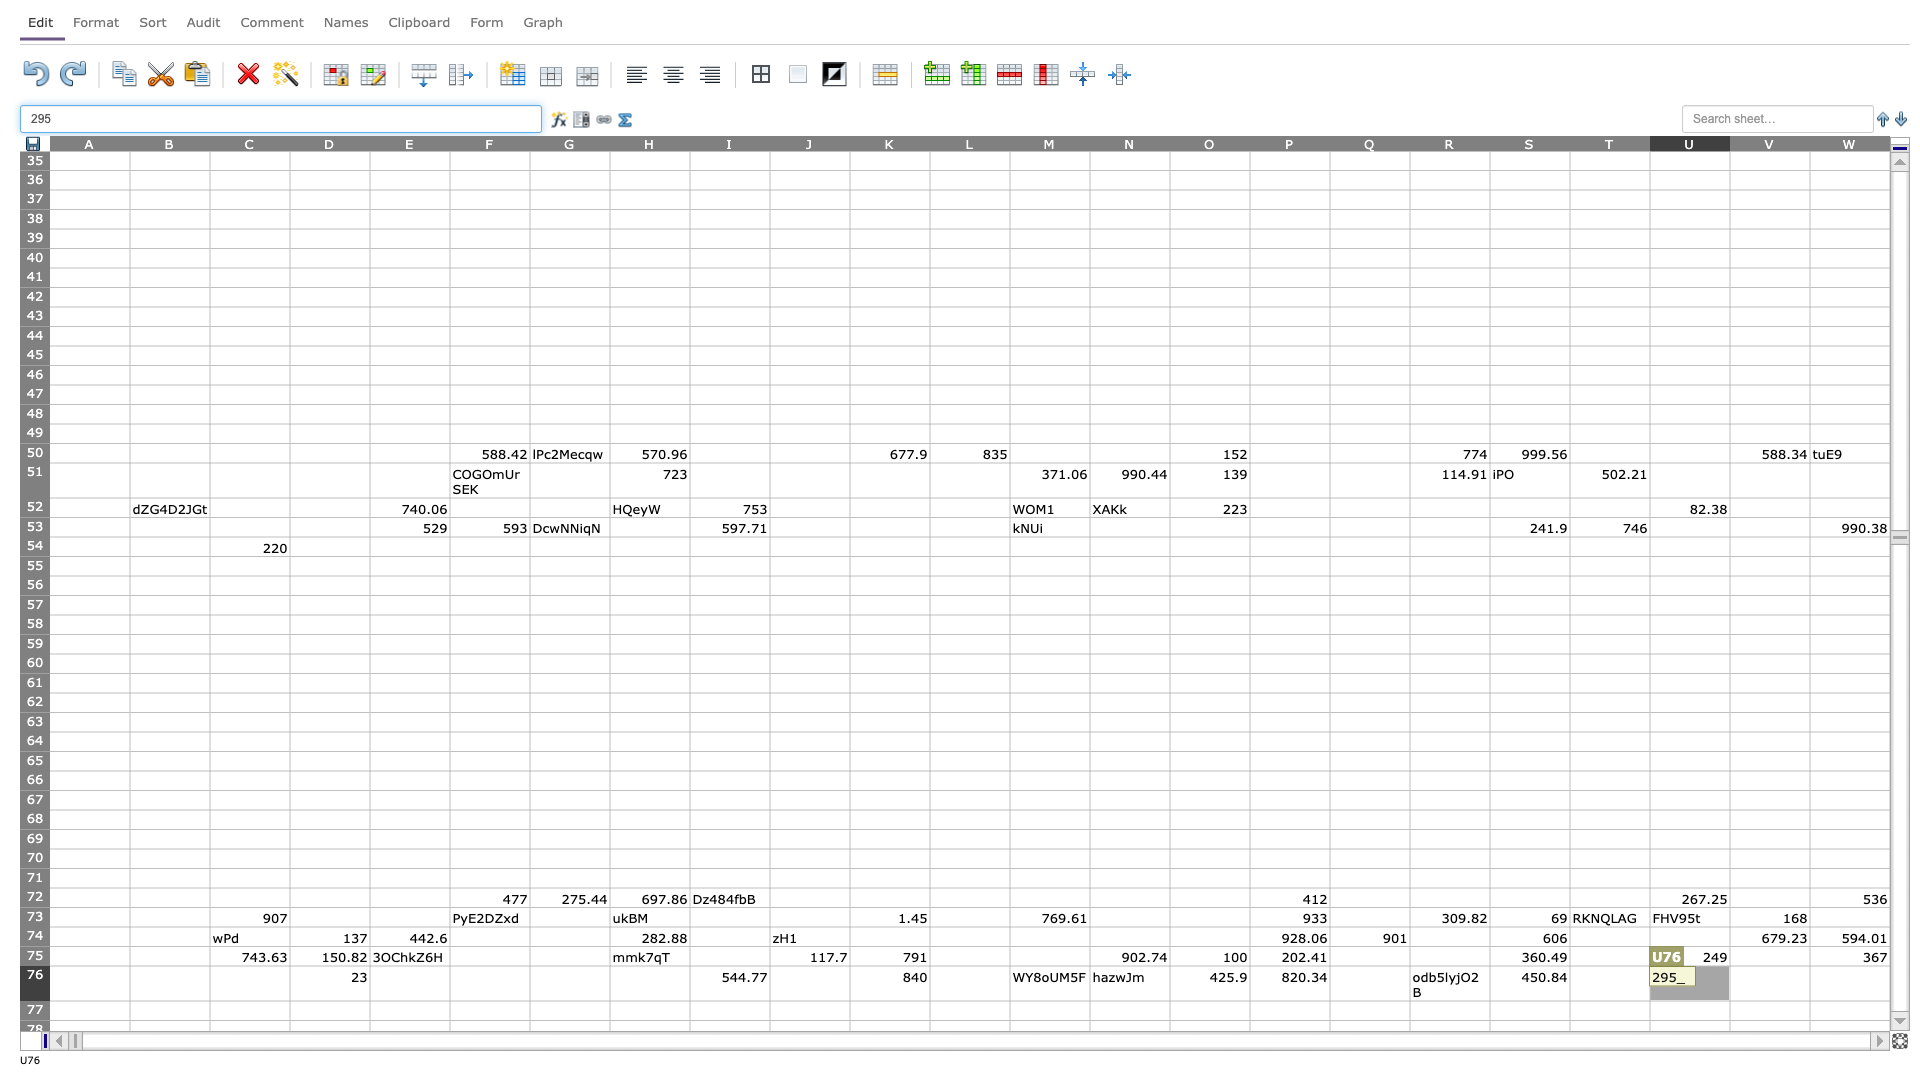 The height and width of the screenshot is (1080, 1920). I want to click on top left corner of V76, so click(1728, 964).